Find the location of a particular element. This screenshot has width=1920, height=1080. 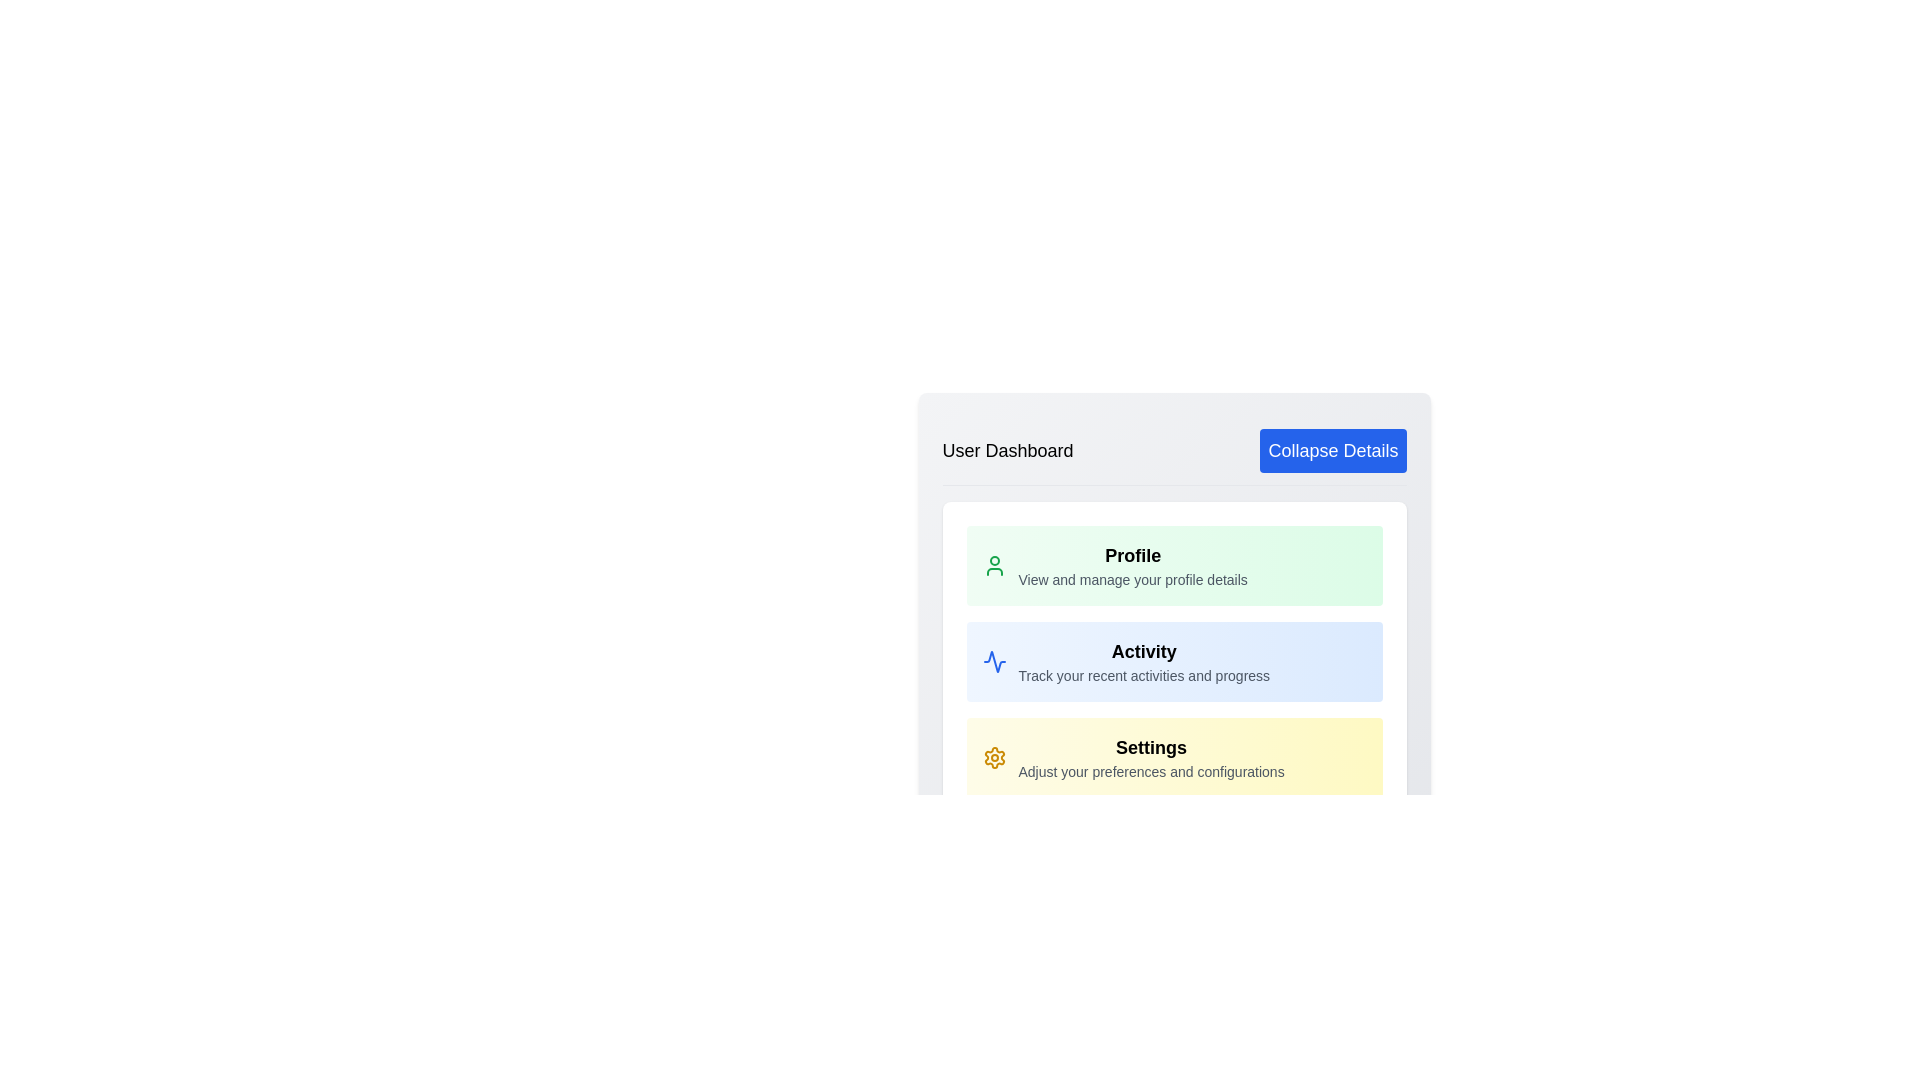

the clickable card element at the top-center of the dashboard layout is located at coordinates (1133, 566).